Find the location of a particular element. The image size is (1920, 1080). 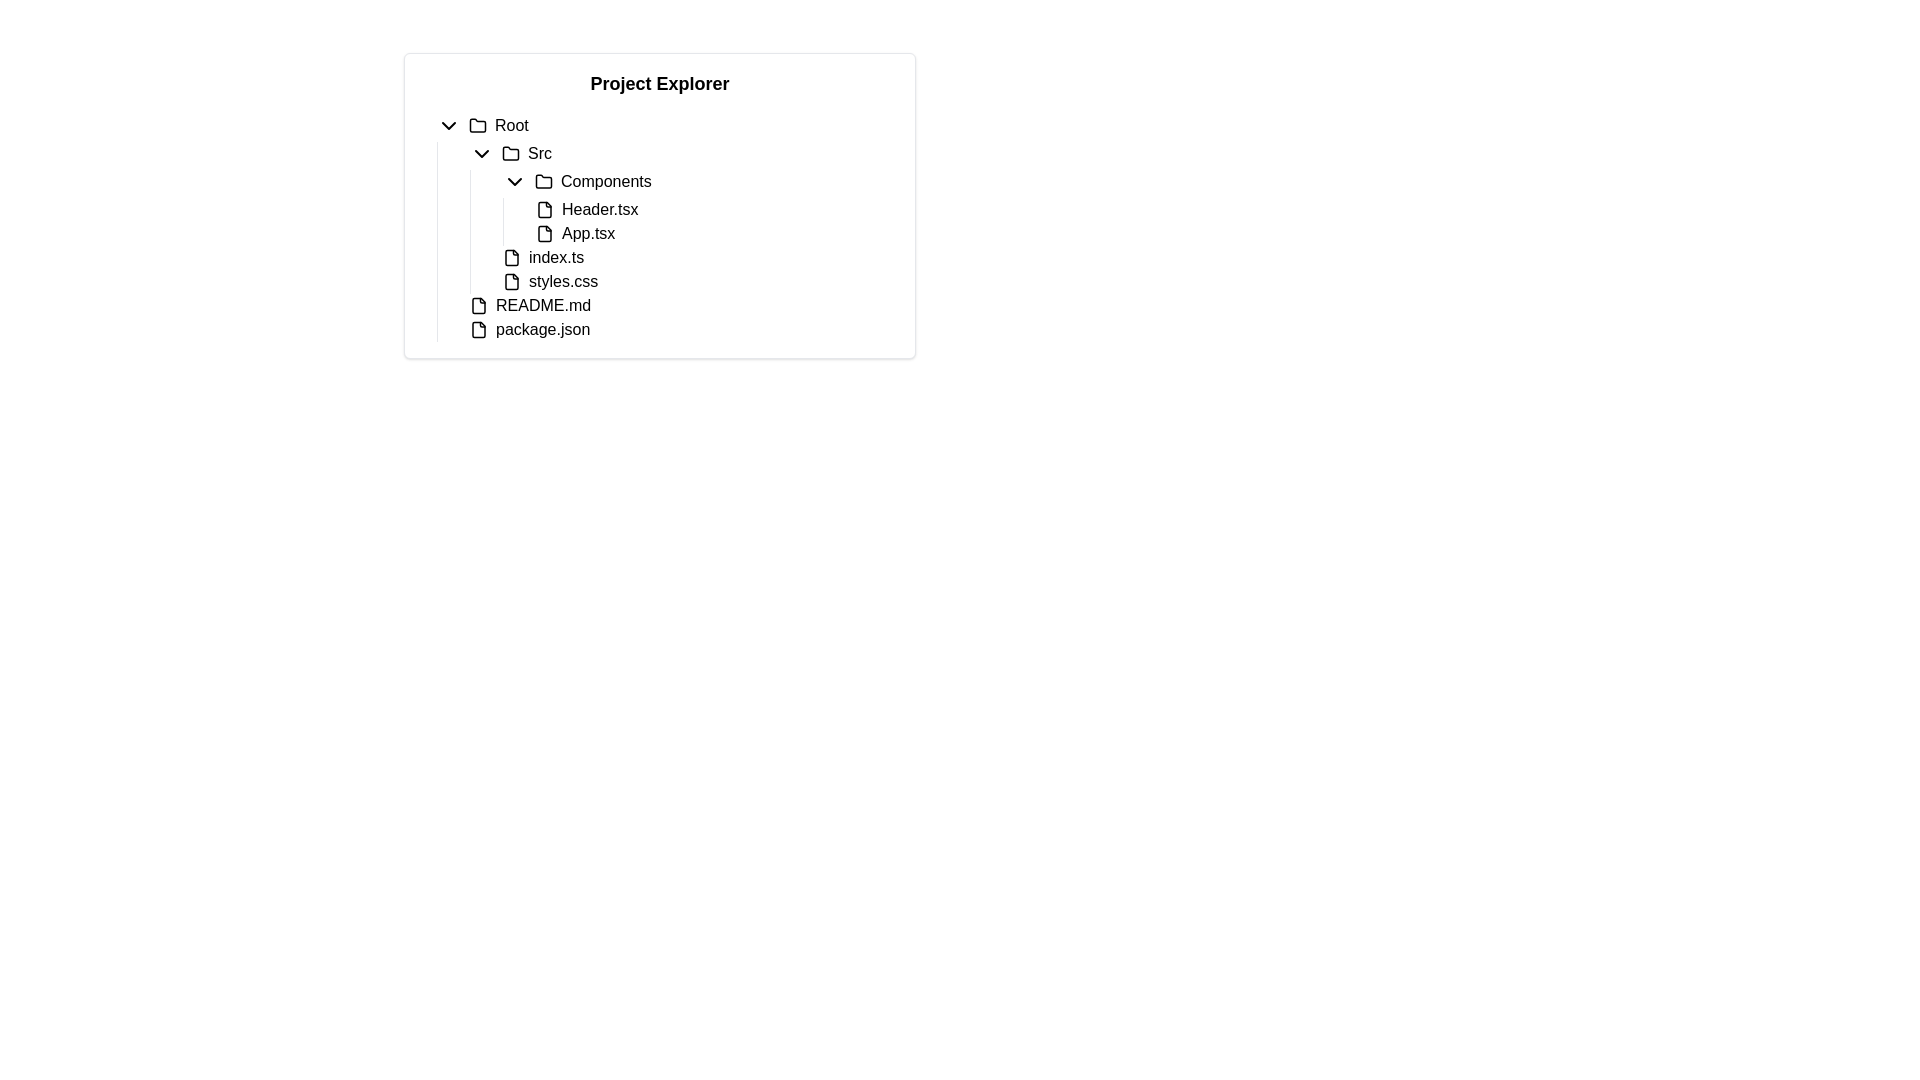

the folder icon representing the 'Src' folder is located at coordinates (510, 152).